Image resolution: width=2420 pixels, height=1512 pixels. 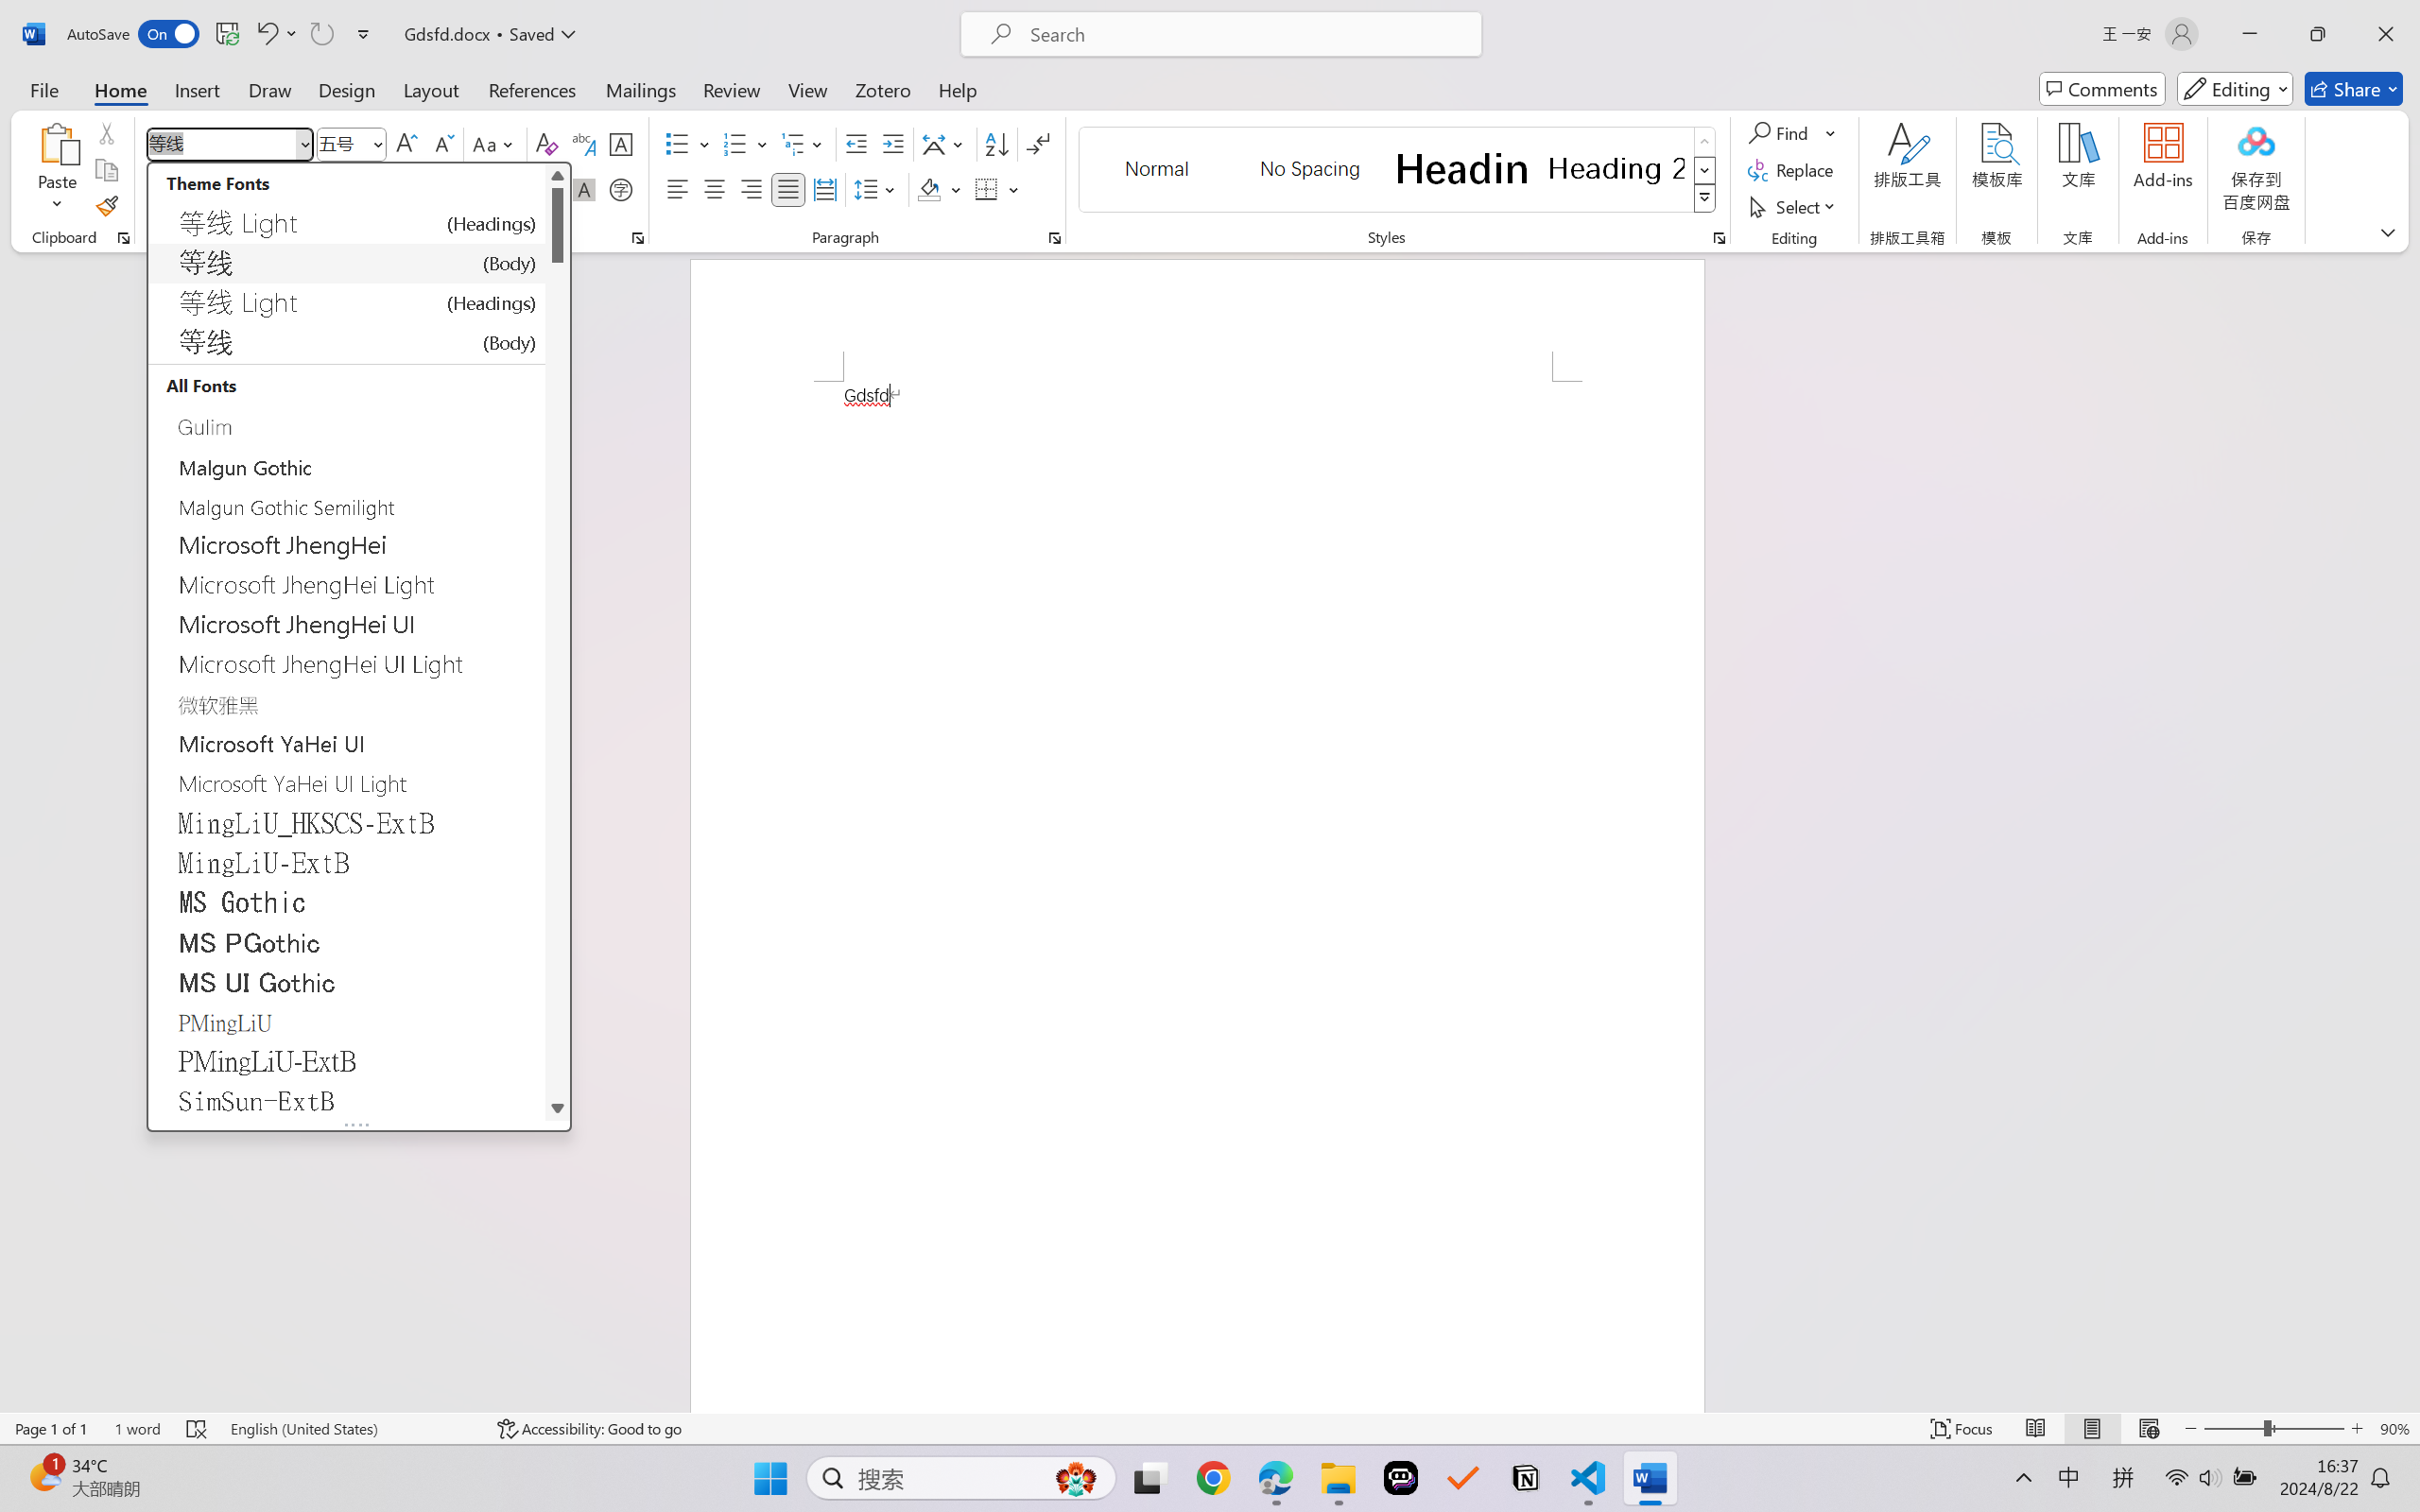 I want to click on 'Line down', so click(x=557, y=1107).